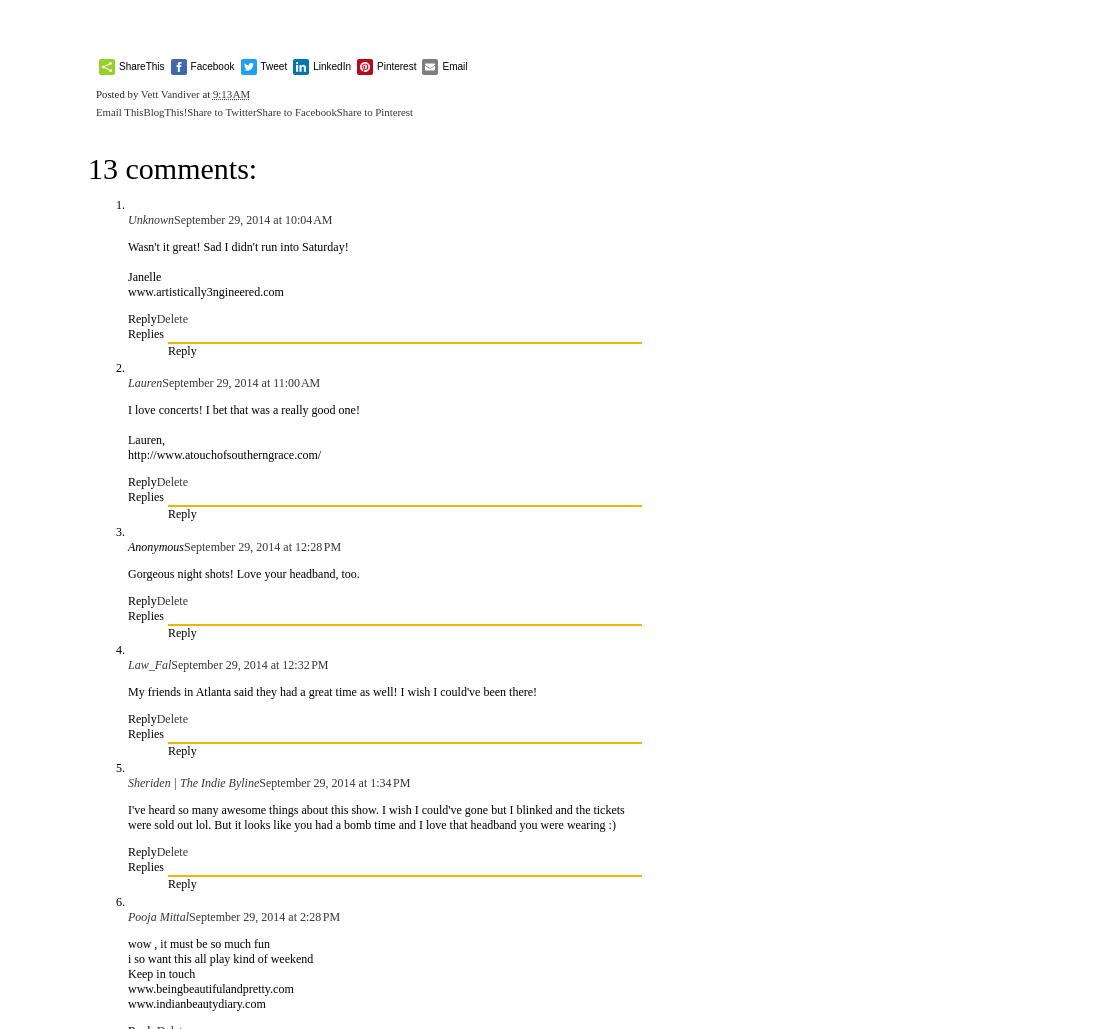  What do you see at coordinates (165, 110) in the screenshot?
I see `'BlogThis!'` at bounding box center [165, 110].